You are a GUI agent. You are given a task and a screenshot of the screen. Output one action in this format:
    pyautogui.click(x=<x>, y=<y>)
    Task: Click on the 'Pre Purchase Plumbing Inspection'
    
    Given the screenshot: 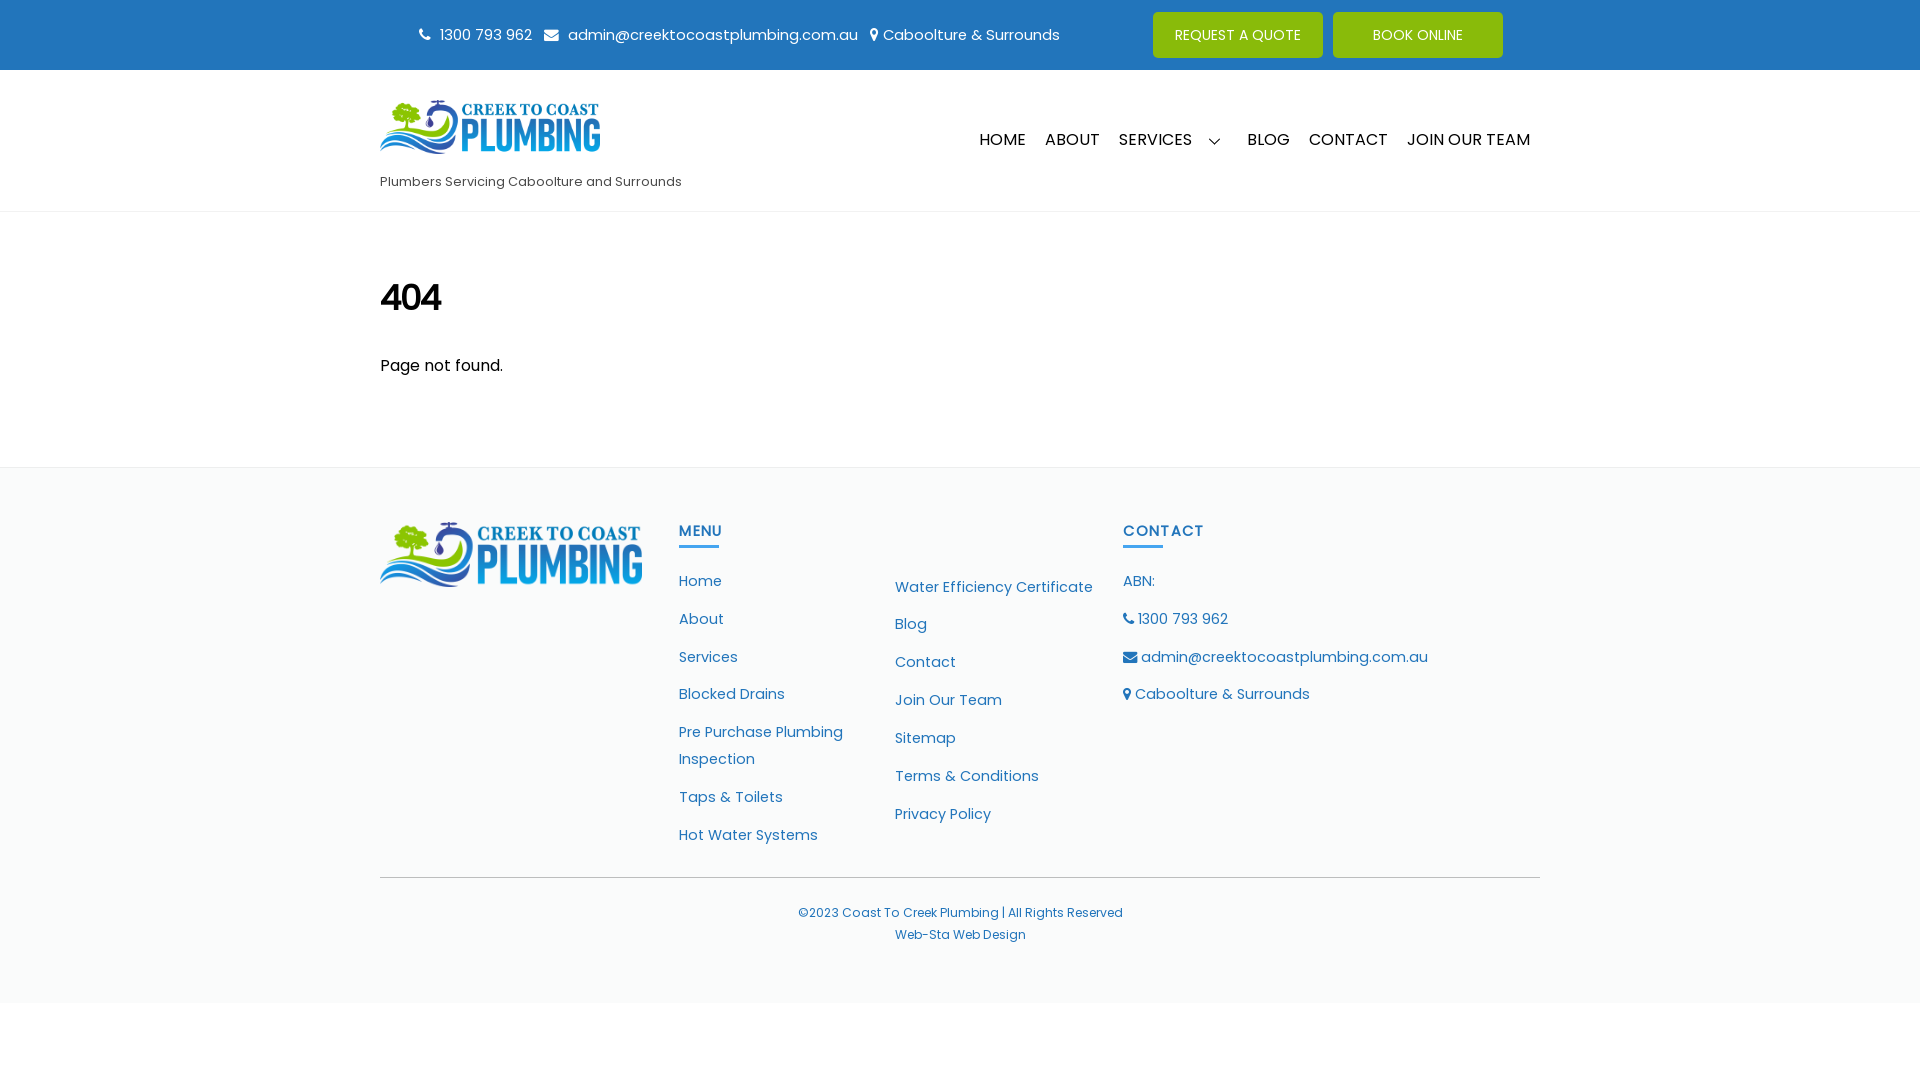 What is the action you would take?
    pyautogui.click(x=760, y=744)
    